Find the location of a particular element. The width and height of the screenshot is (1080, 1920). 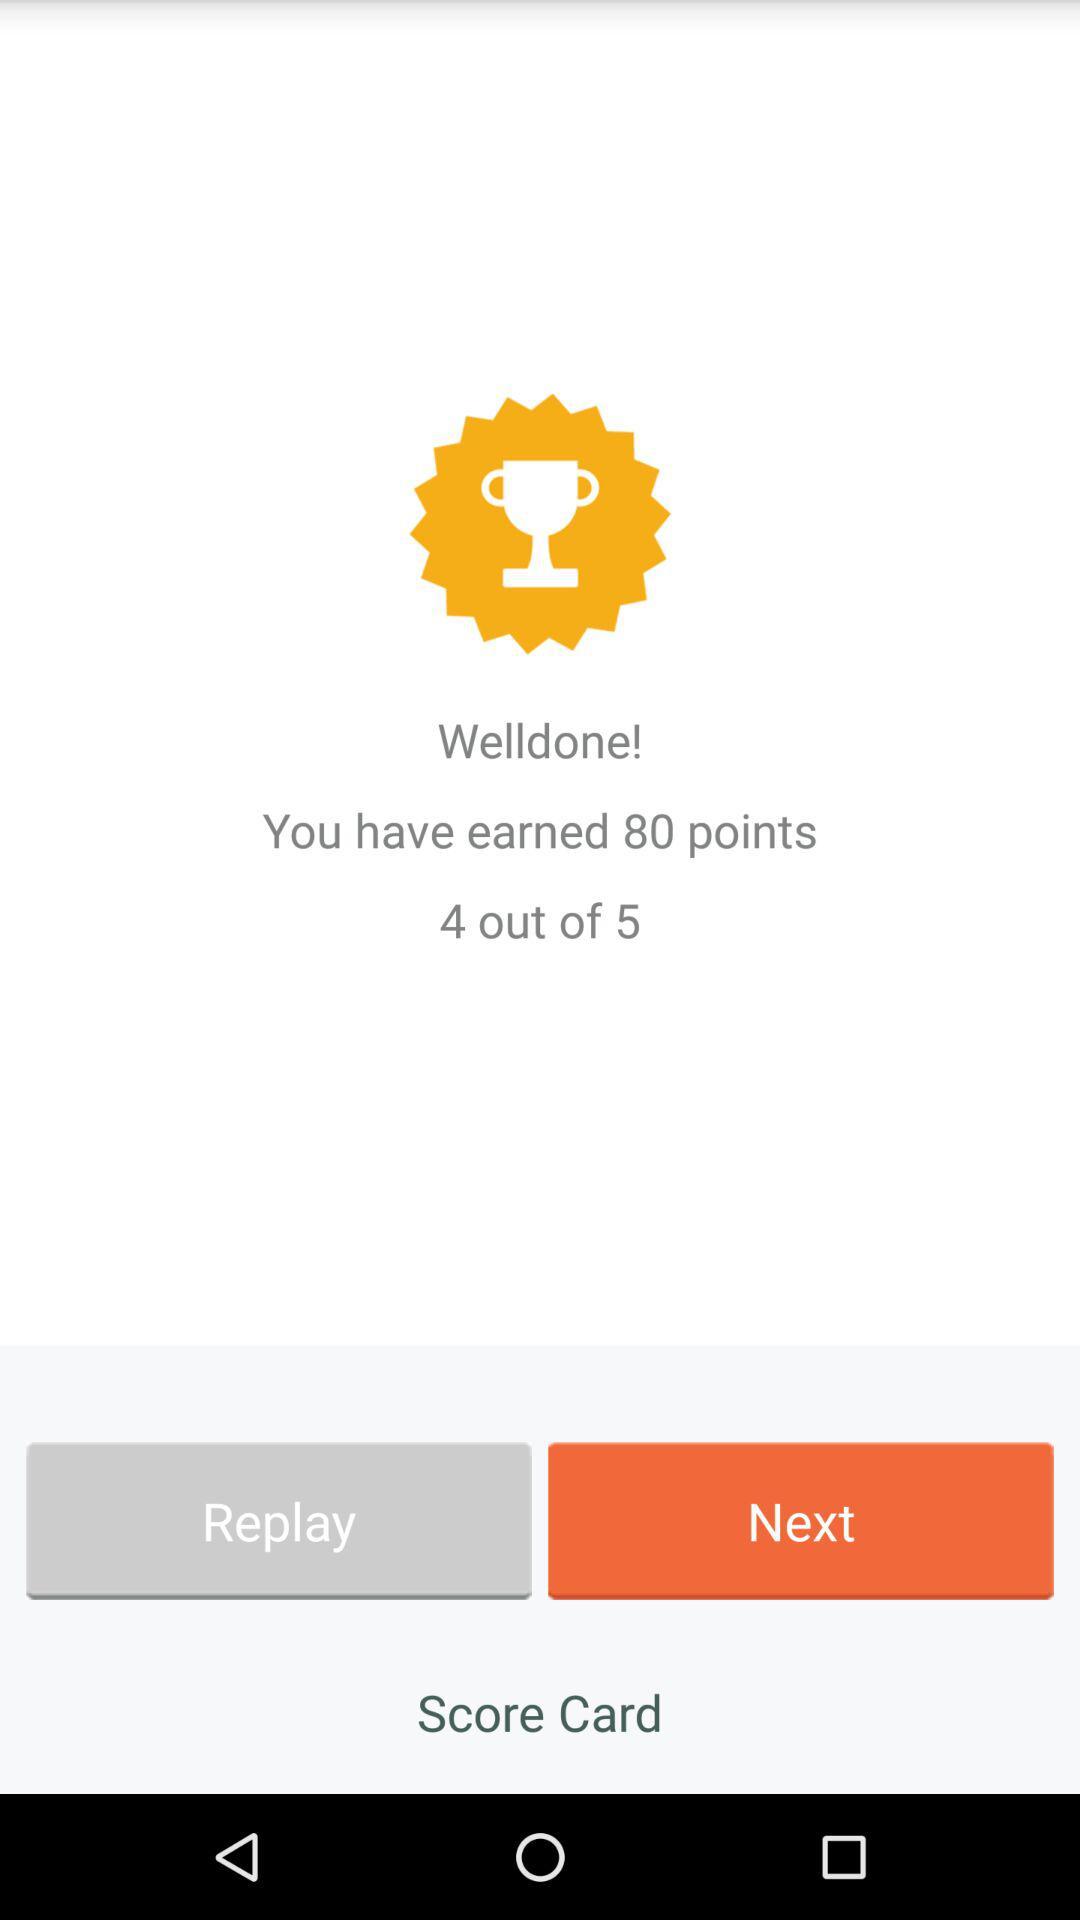

app below the 4 out of is located at coordinates (278, 1520).